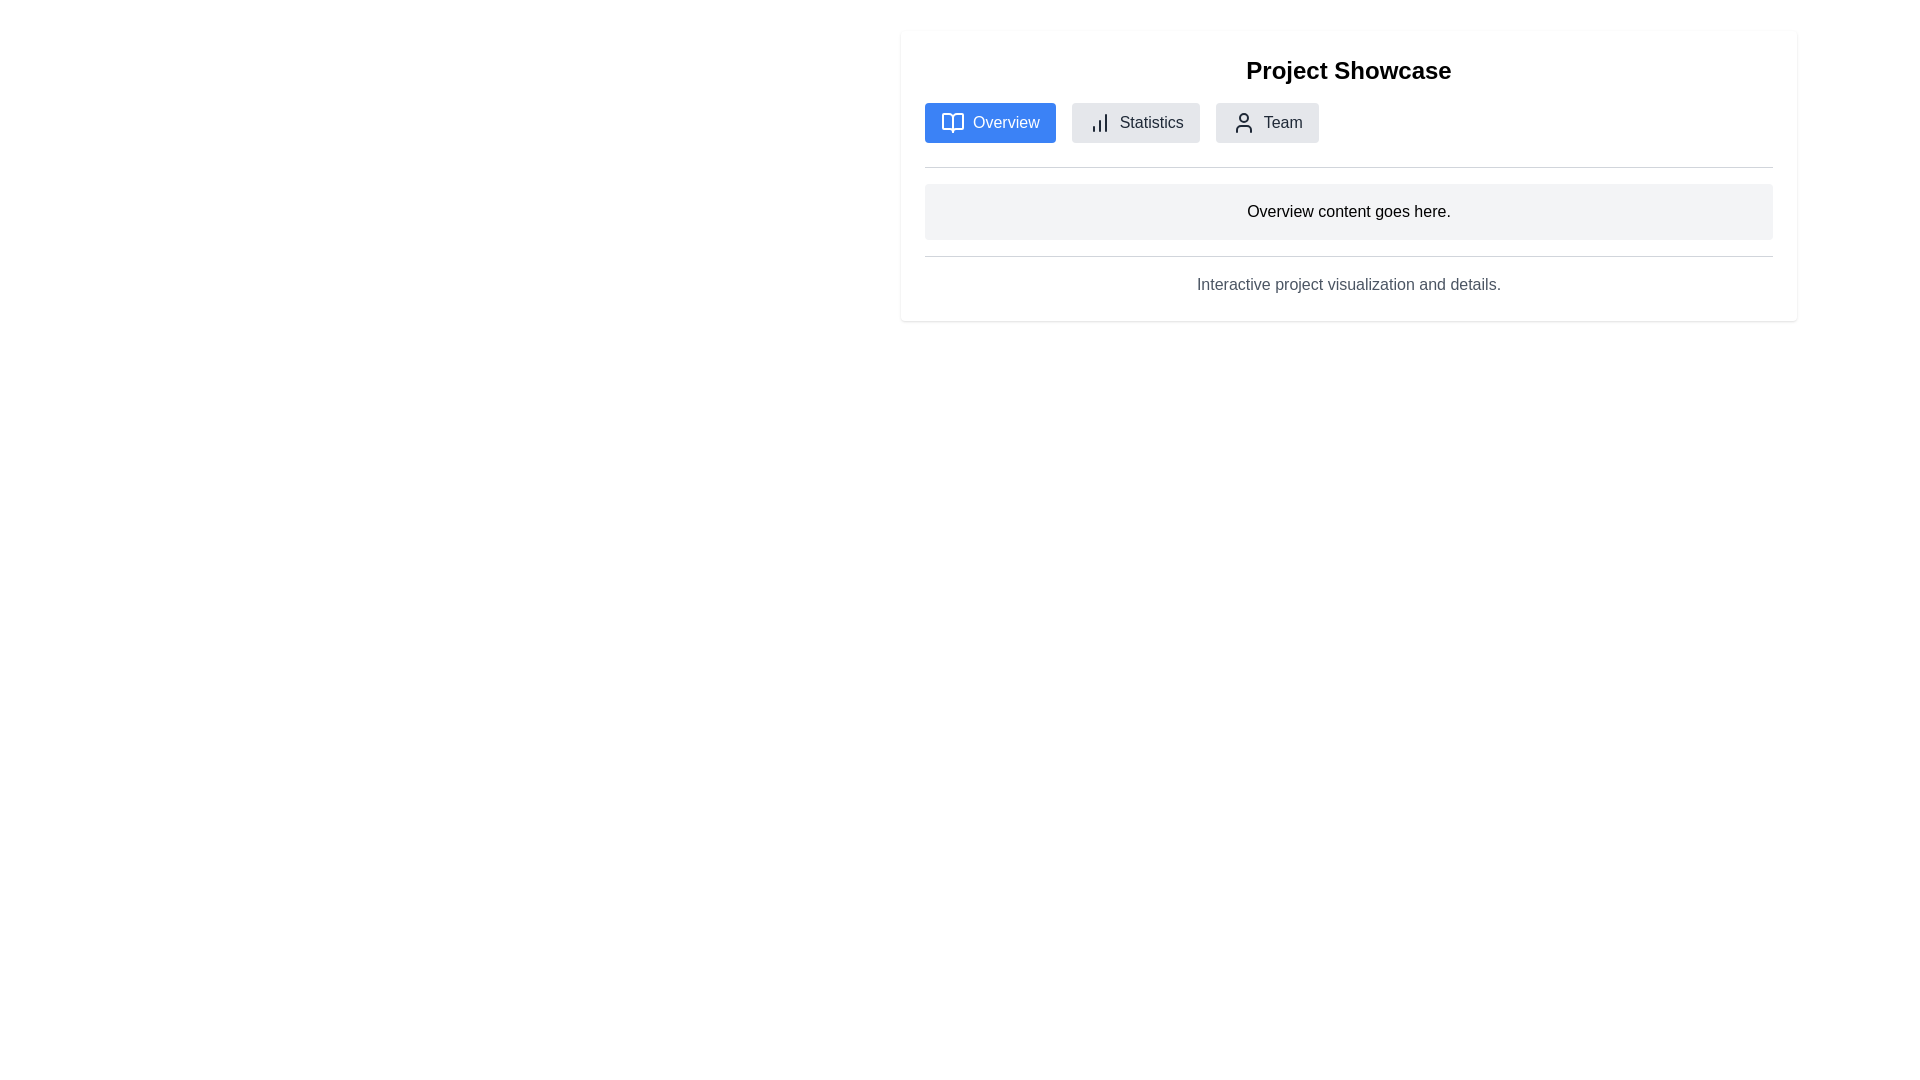  What do you see at coordinates (952, 123) in the screenshot?
I see `the 'Overview' icon located on the left side of the navigation menu at the top center of the interface` at bounding box center [952, 123].